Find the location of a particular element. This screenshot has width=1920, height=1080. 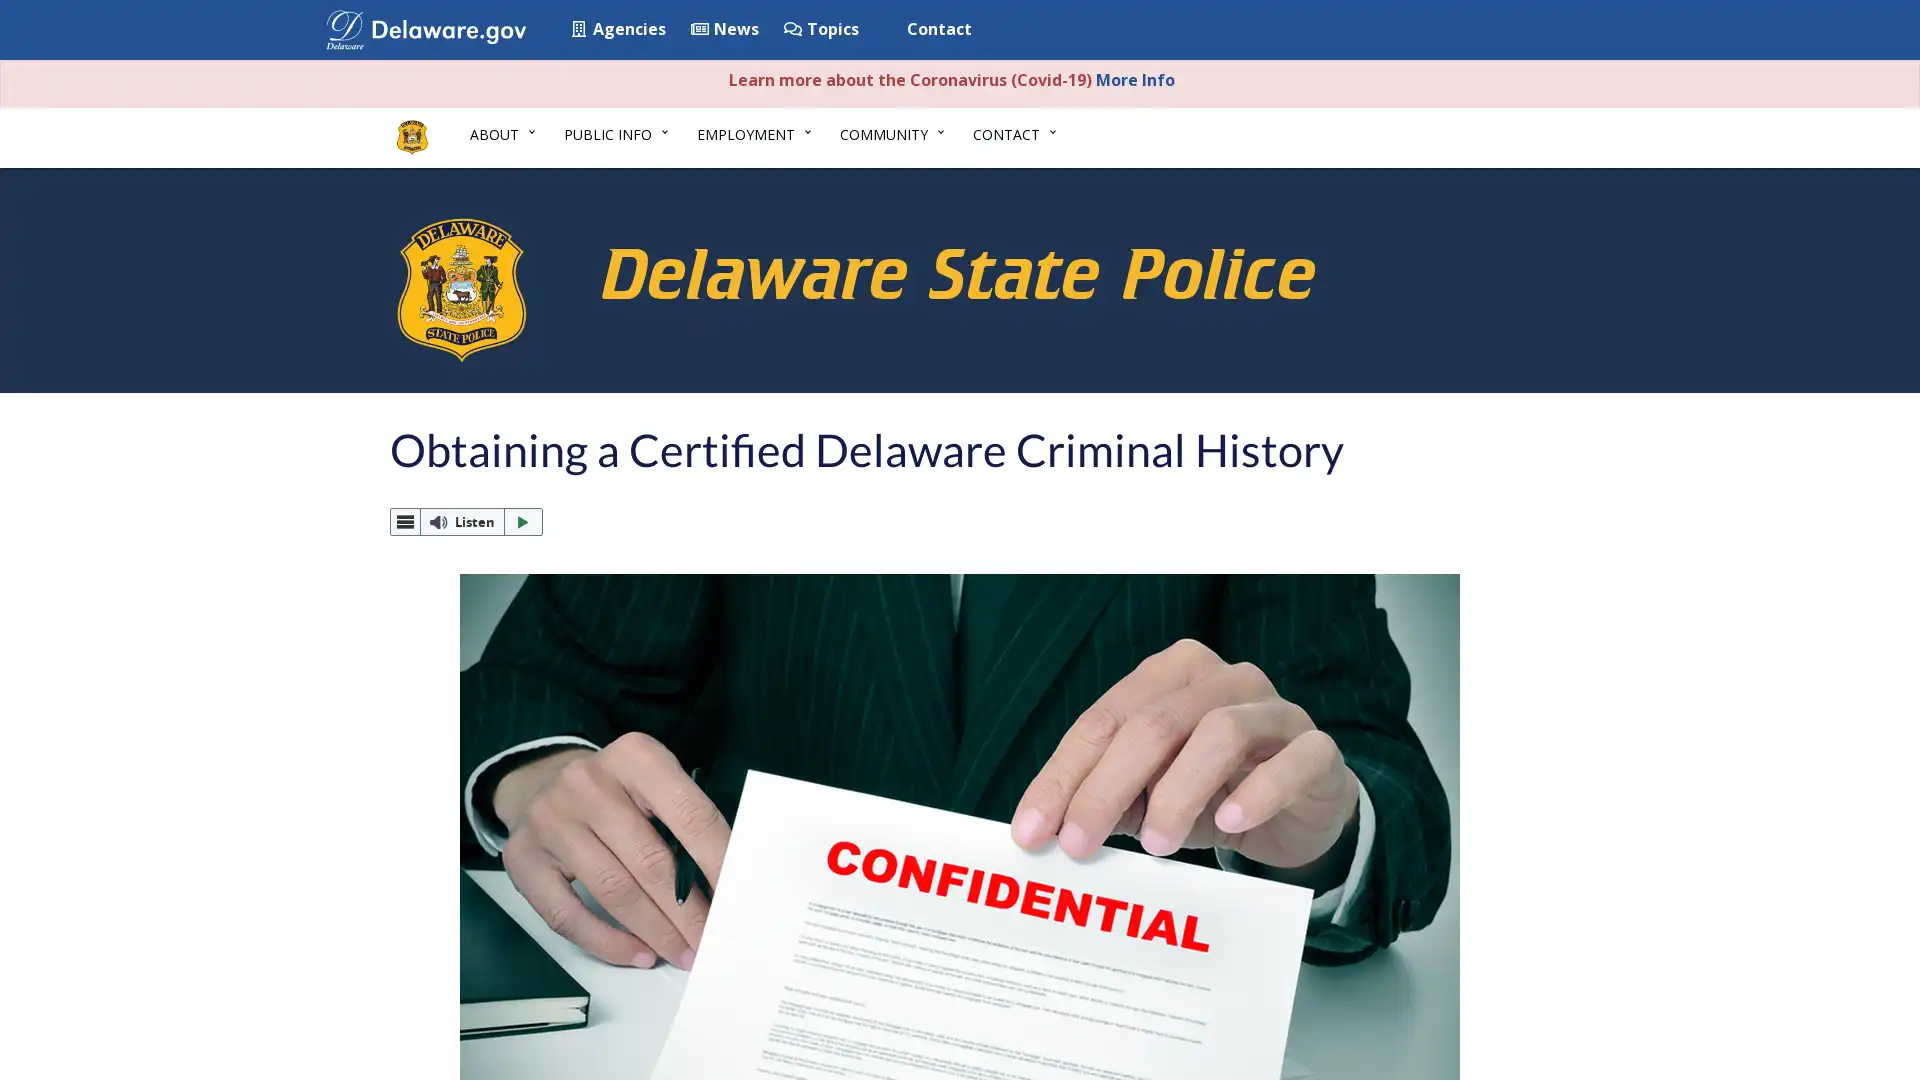

ReadSpeaker webReader: Listen with webReader is located at coordinates (465, 520).